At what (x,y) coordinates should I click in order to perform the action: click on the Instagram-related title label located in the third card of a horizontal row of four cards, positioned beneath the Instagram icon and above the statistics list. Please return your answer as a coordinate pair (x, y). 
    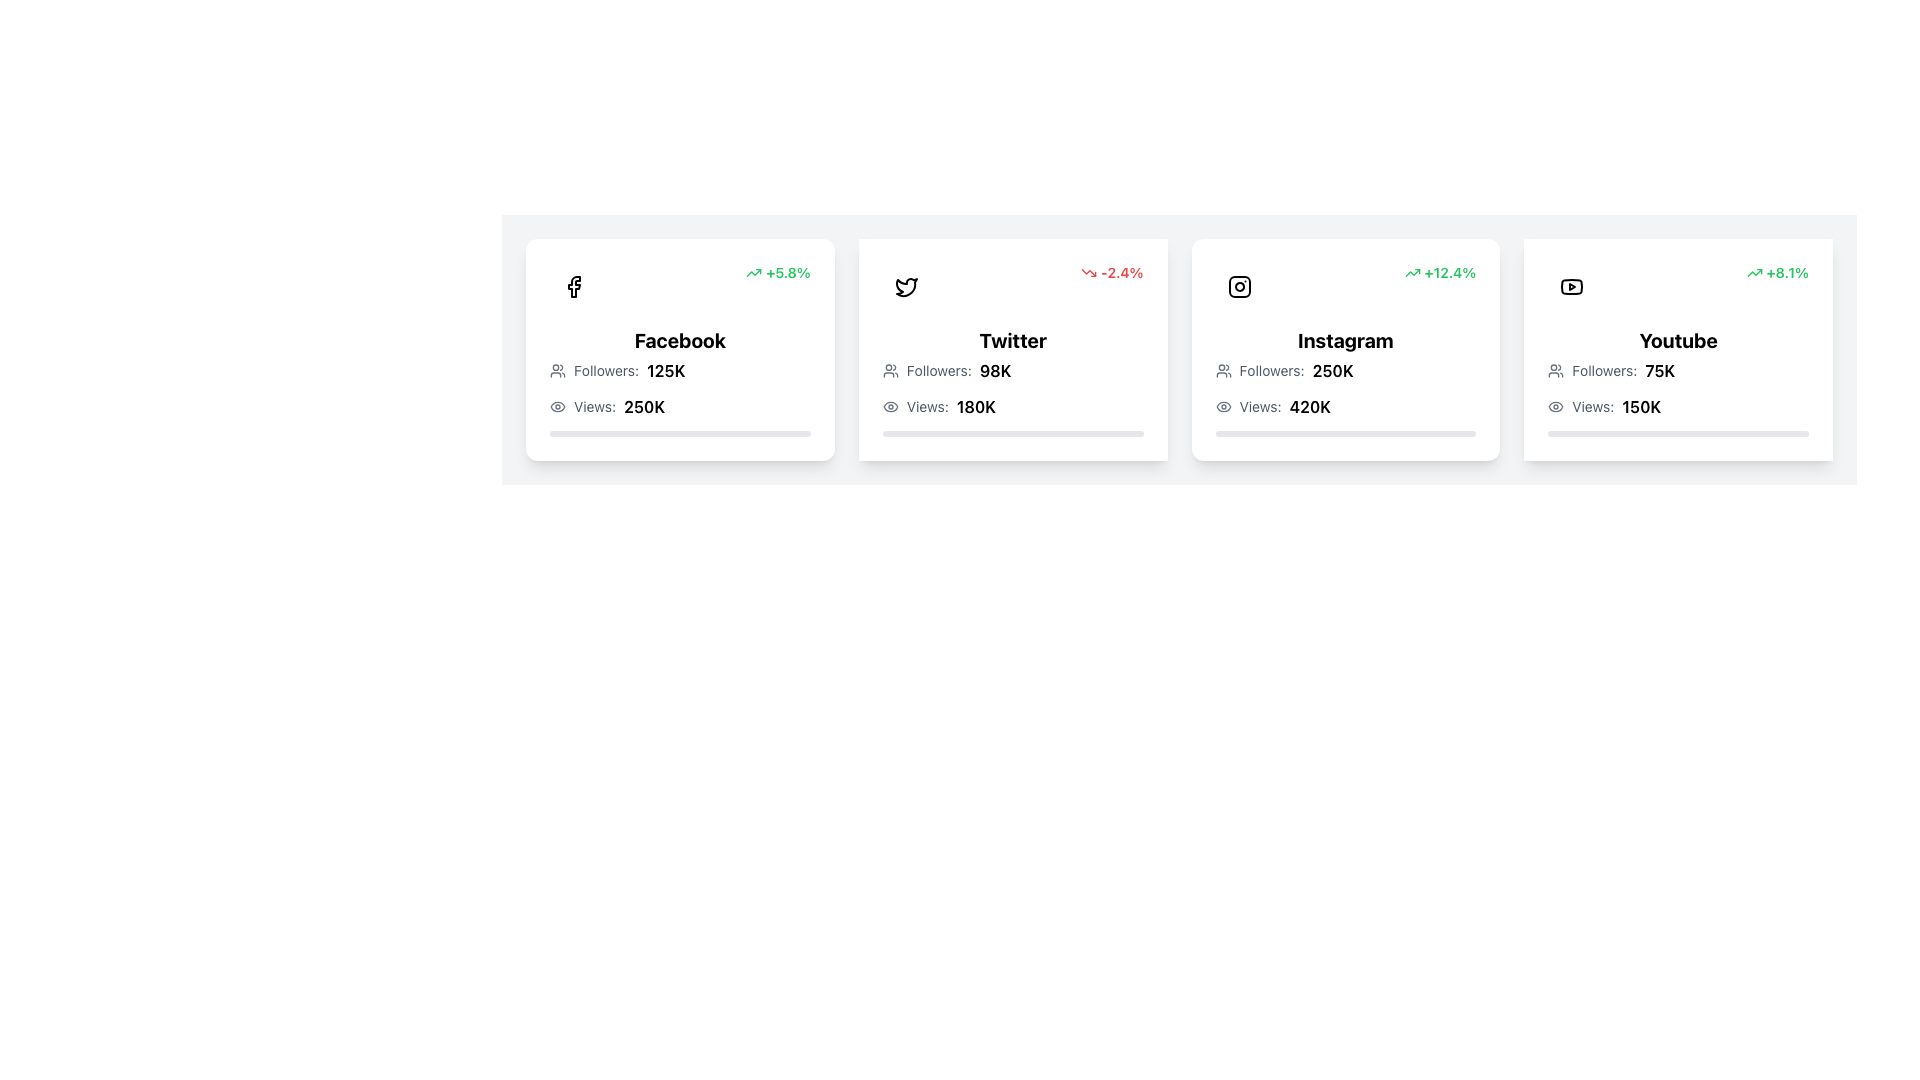
    Looking at the image, I should click on (1345, 339).